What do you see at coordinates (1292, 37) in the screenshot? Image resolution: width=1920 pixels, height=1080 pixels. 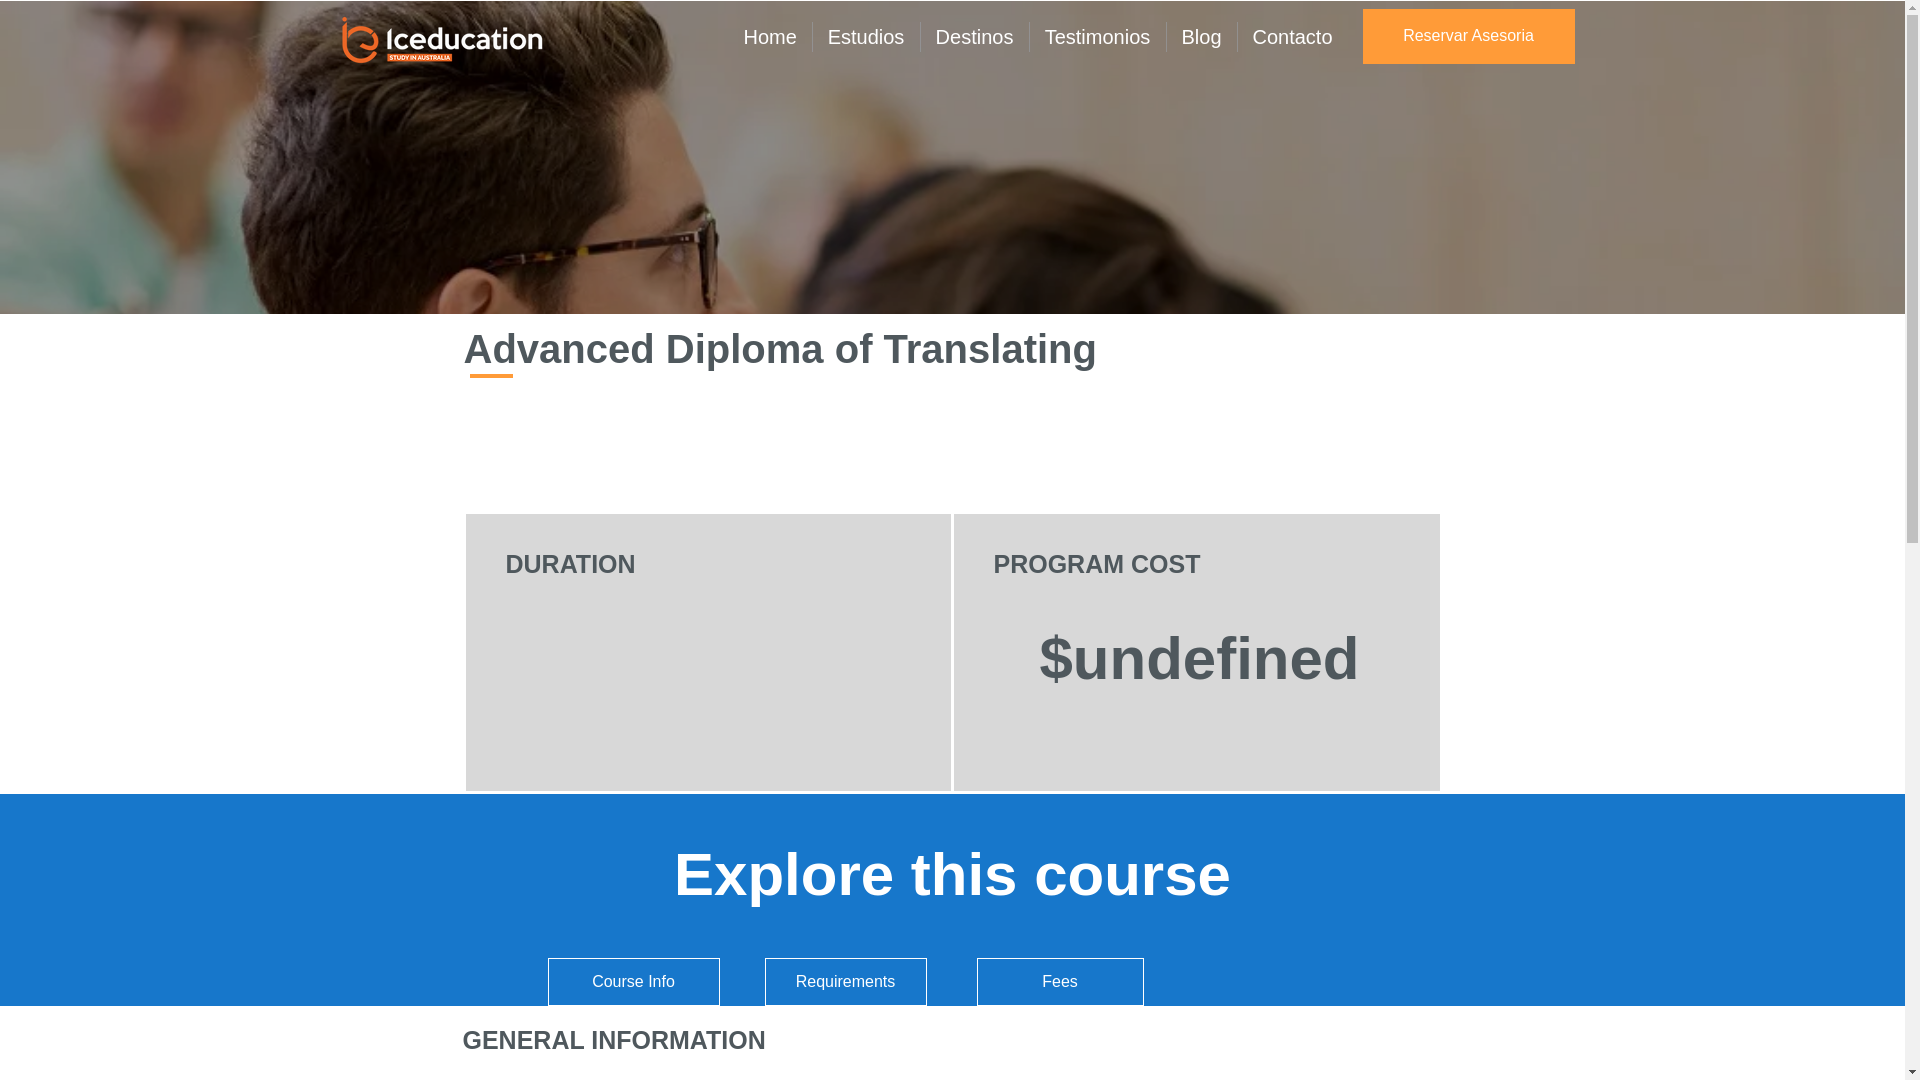 I see `'Contacto'` at bounding box center [1292, 37].